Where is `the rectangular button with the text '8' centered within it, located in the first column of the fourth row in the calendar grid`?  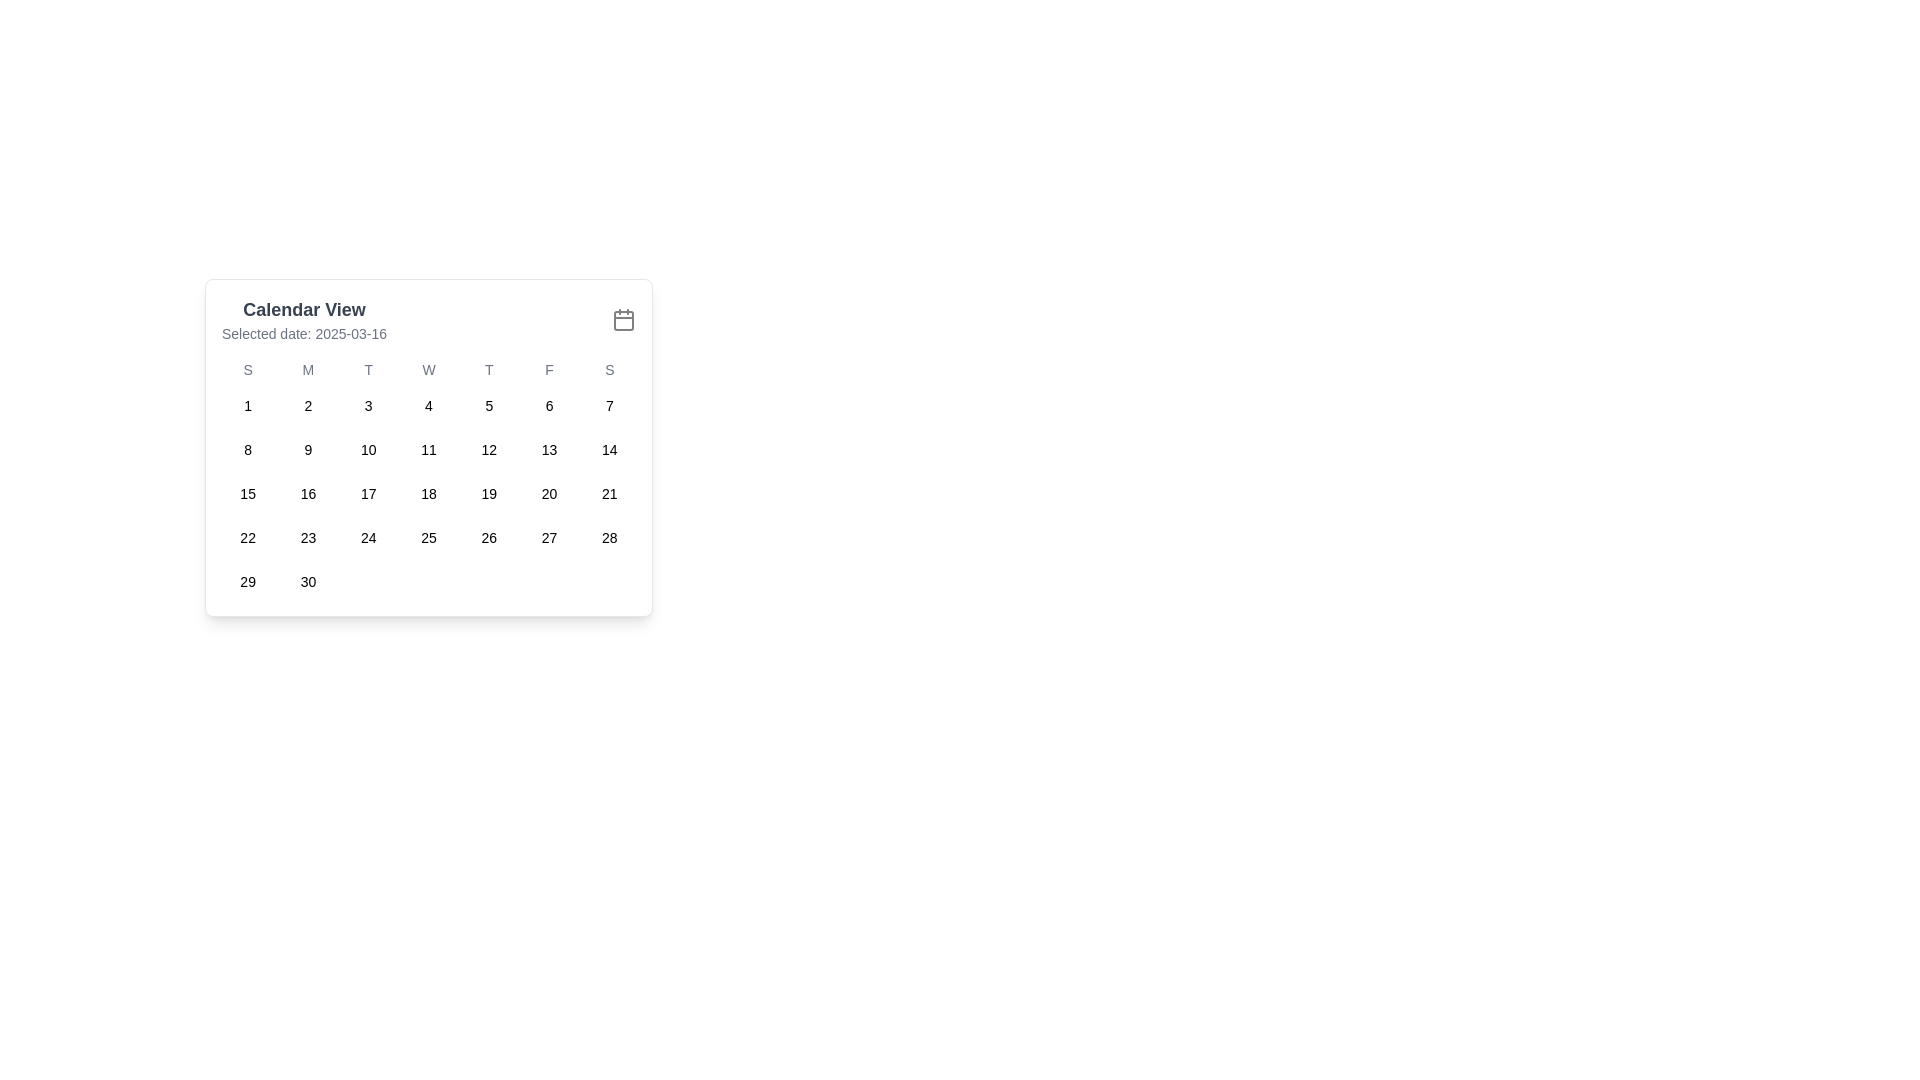 the rectangular button with the text '8' centered within it, located in the first column of the fourth row in the calendar grid is located at coordinates (247, 450).